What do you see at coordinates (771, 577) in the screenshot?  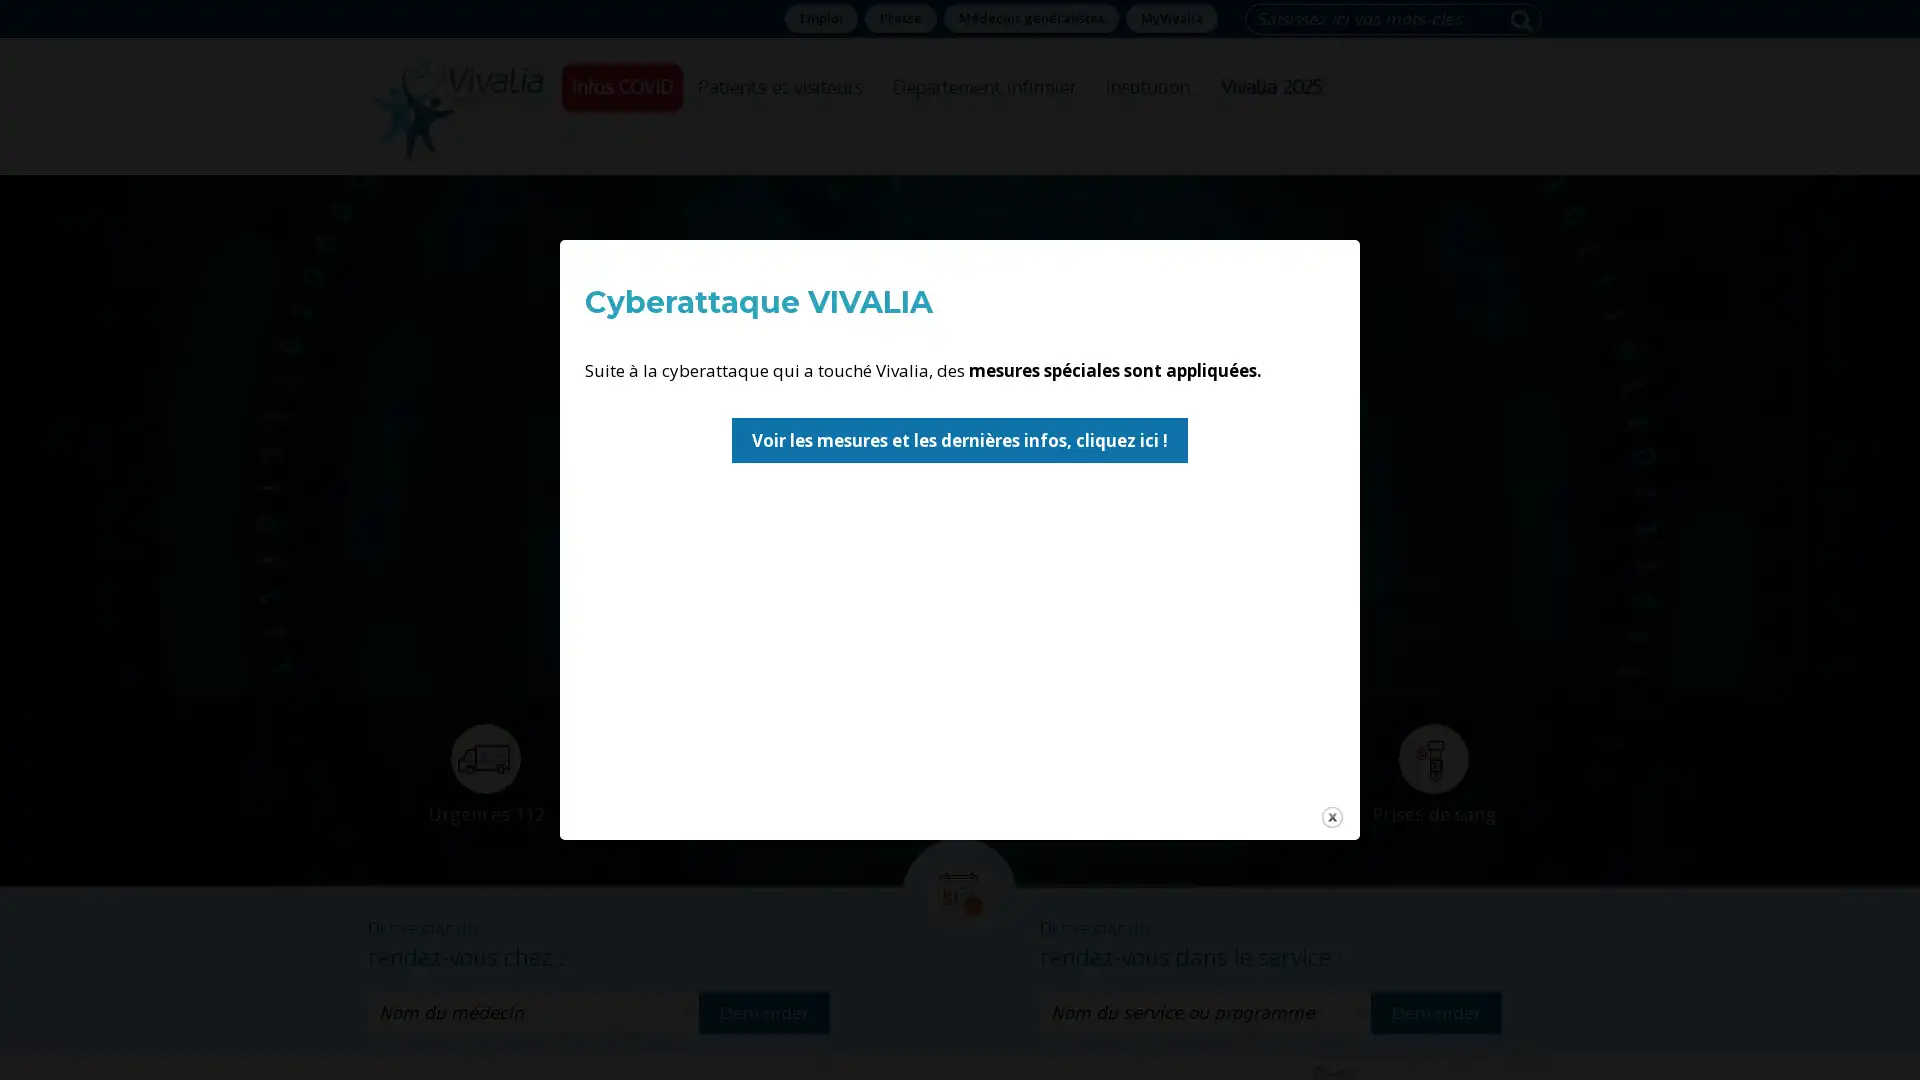 I see `close` at bounding box center [771, 577].